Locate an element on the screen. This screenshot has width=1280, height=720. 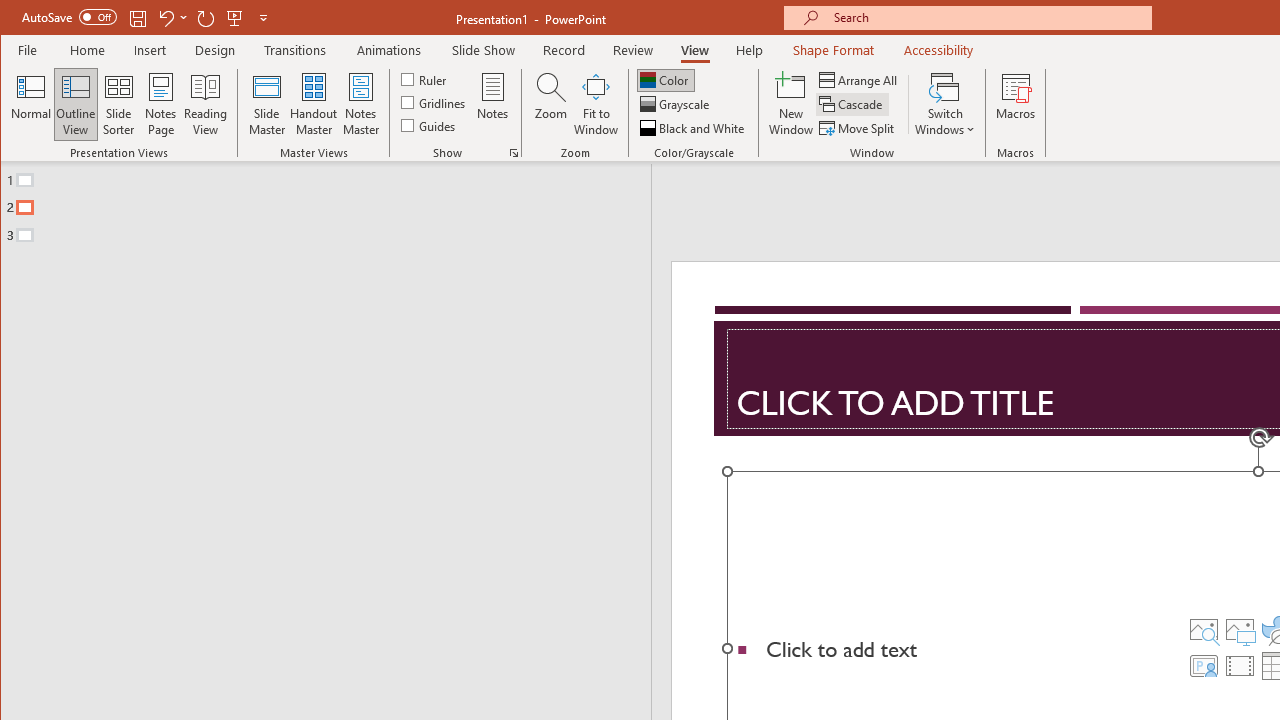
'Guides' is located at coordinates (429, 125).